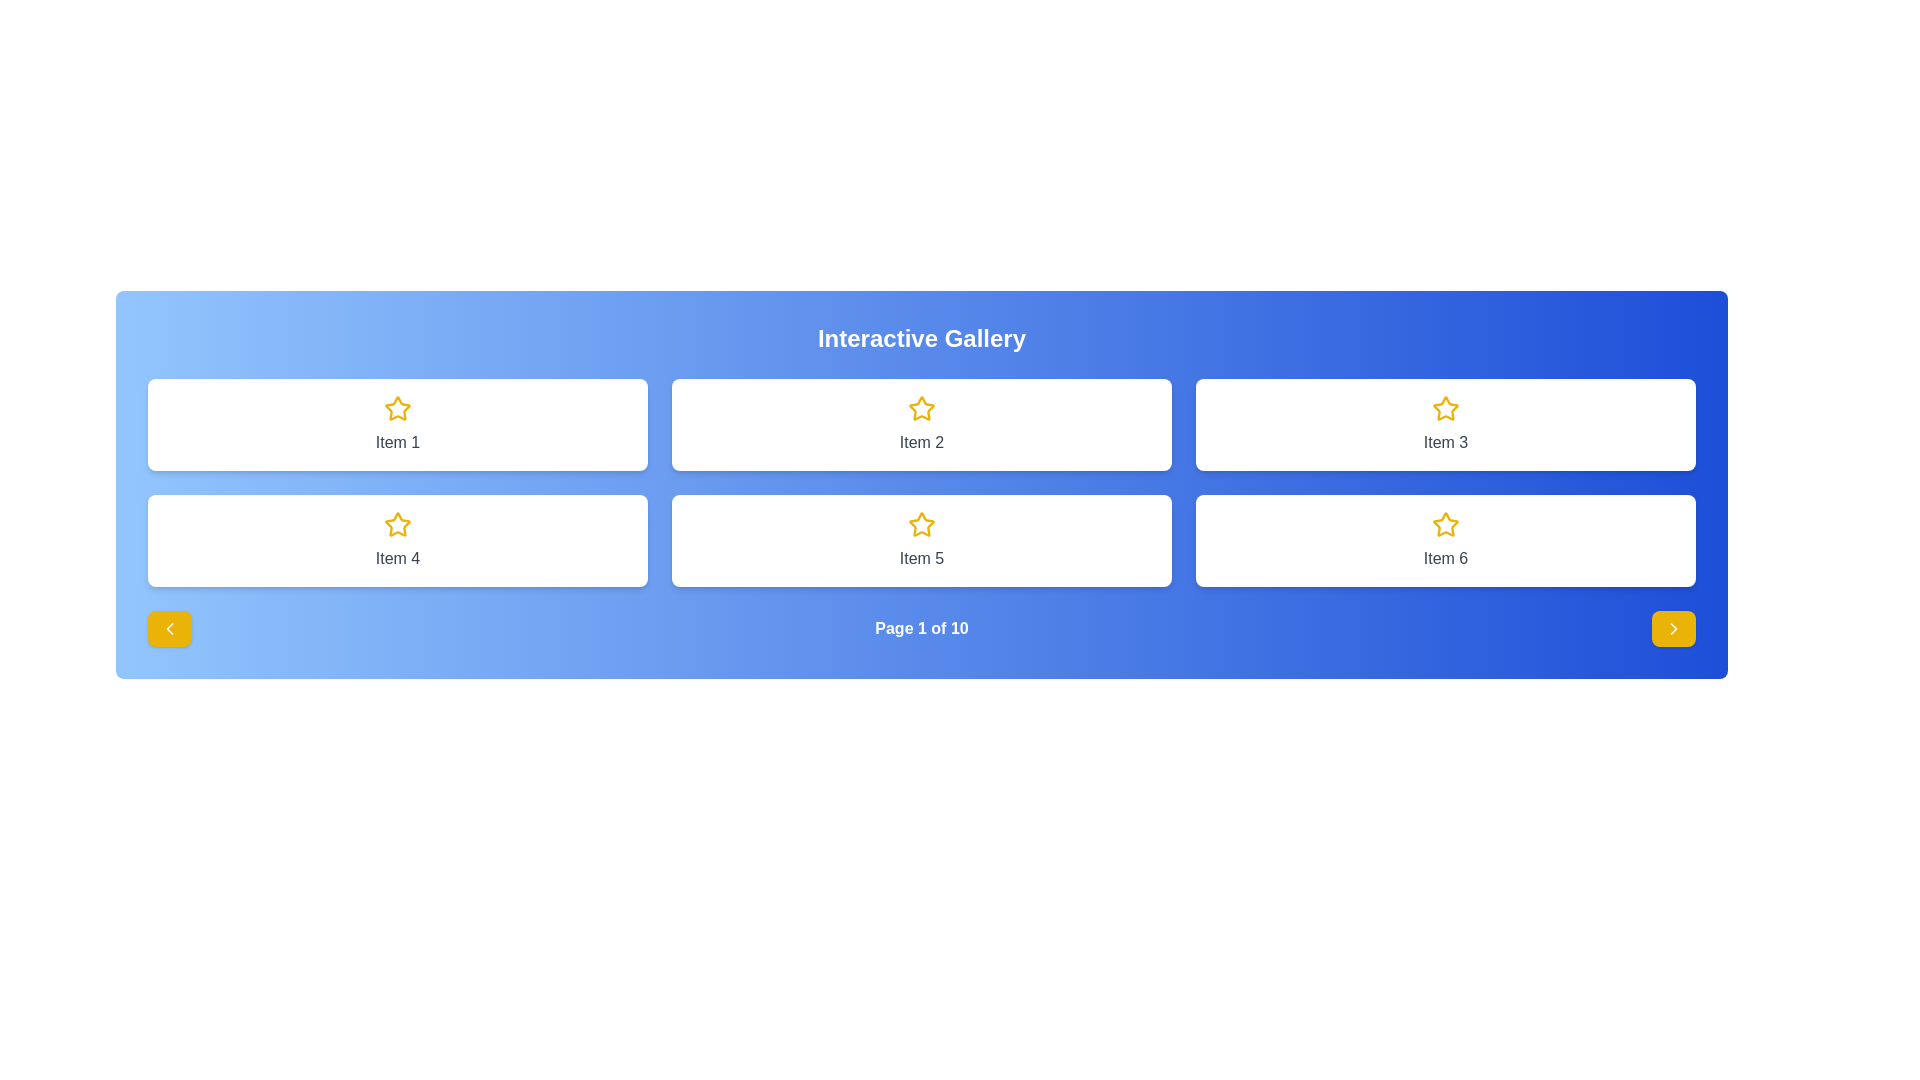 The width and height of the screenshot is (1920, 1080). Describe the element at coordinates (920, 523) in the screenshot. I see `the star icon representing the rating or favorite option in the 'Item 5' section` at that location.